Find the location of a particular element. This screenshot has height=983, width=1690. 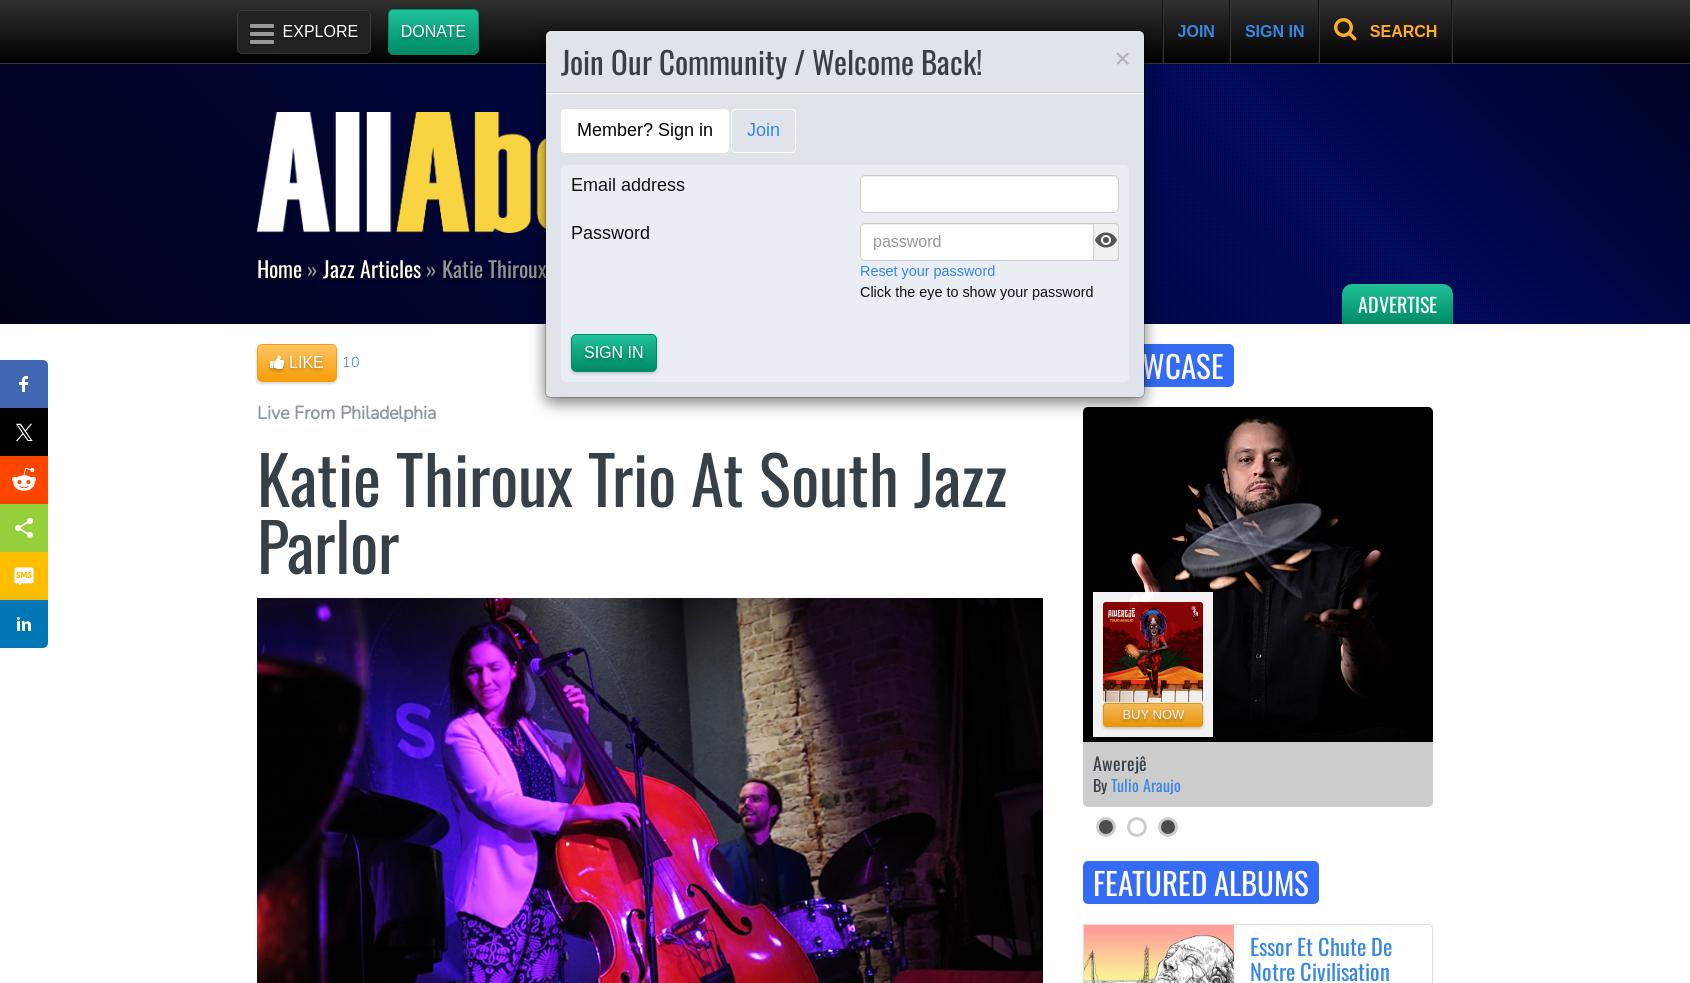

'10' is located at coordinates (348, 361).